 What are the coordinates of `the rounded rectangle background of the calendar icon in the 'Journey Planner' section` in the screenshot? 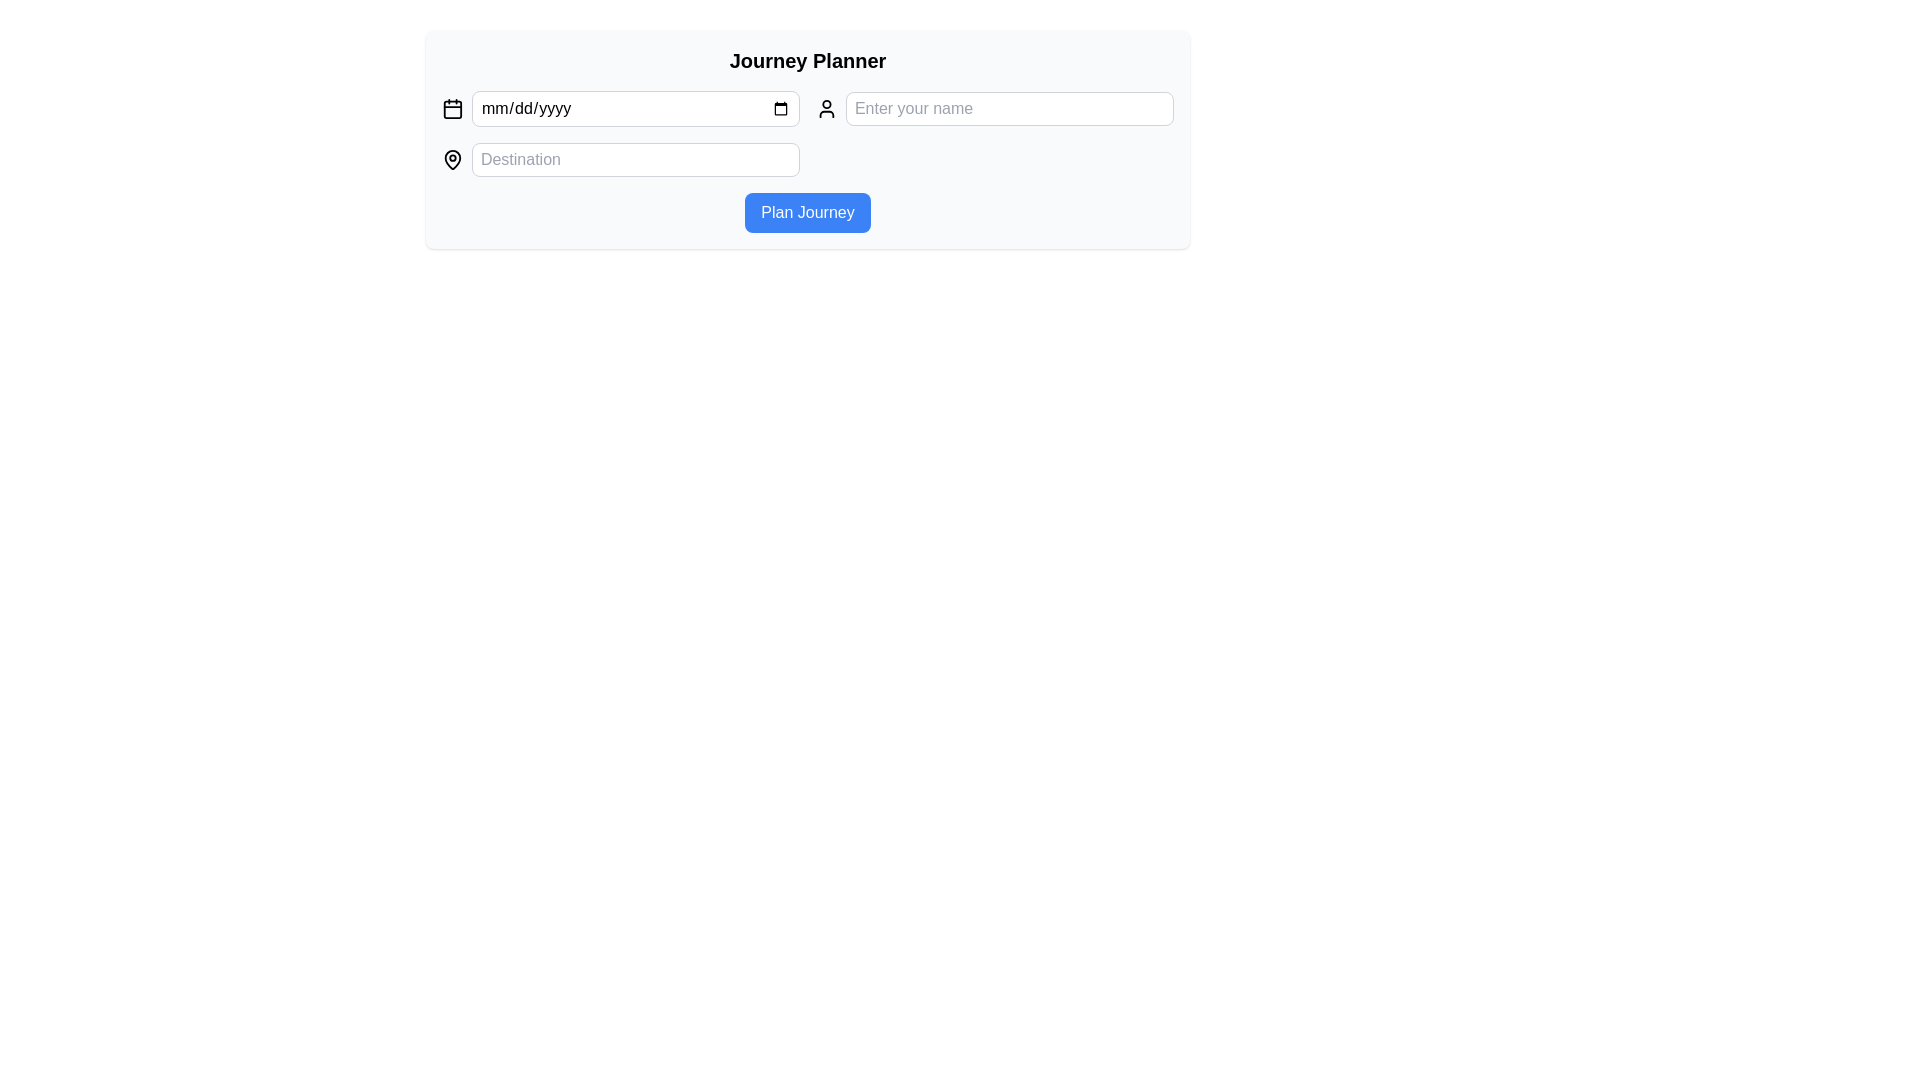 It's located at (451, 109).